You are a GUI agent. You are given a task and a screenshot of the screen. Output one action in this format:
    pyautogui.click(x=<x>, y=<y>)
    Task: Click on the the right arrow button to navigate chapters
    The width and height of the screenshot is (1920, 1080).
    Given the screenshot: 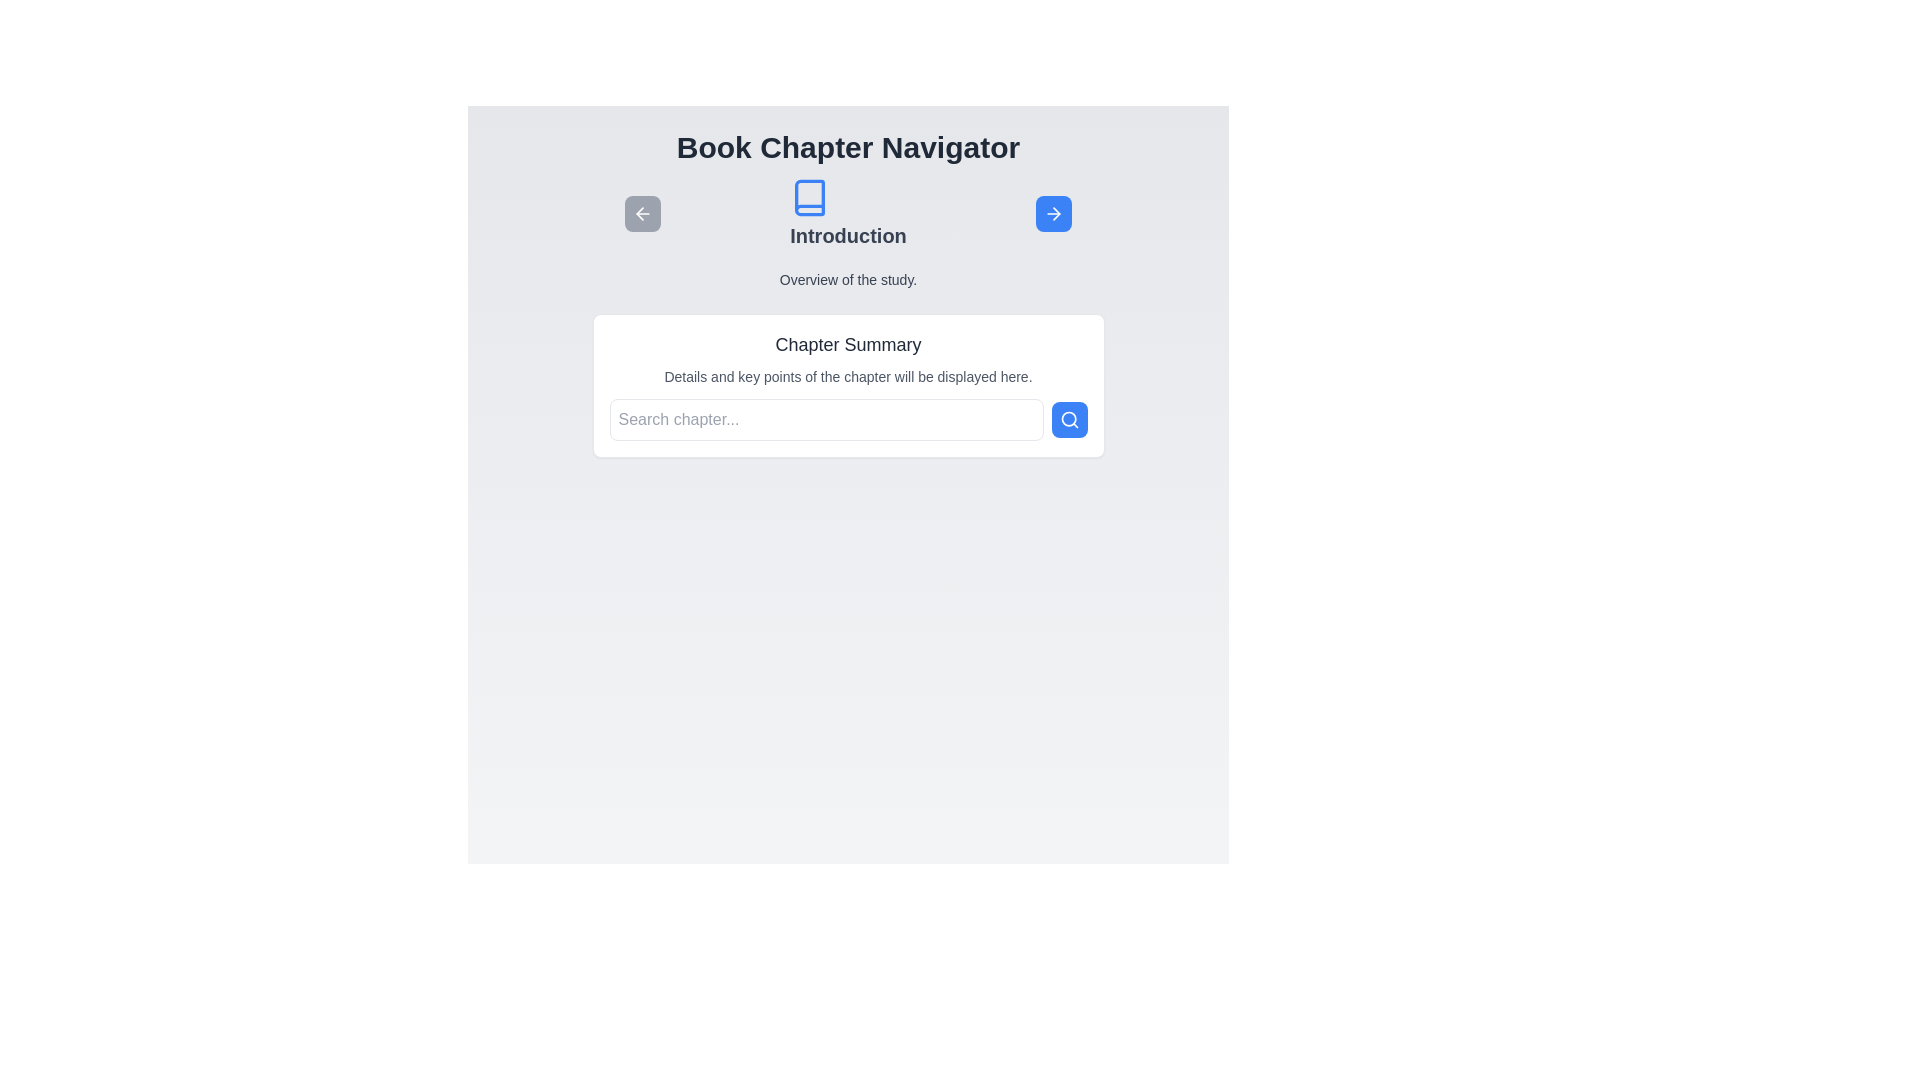 What is the action you would take?
    pyautogui.click(x=1053, y=213)
    